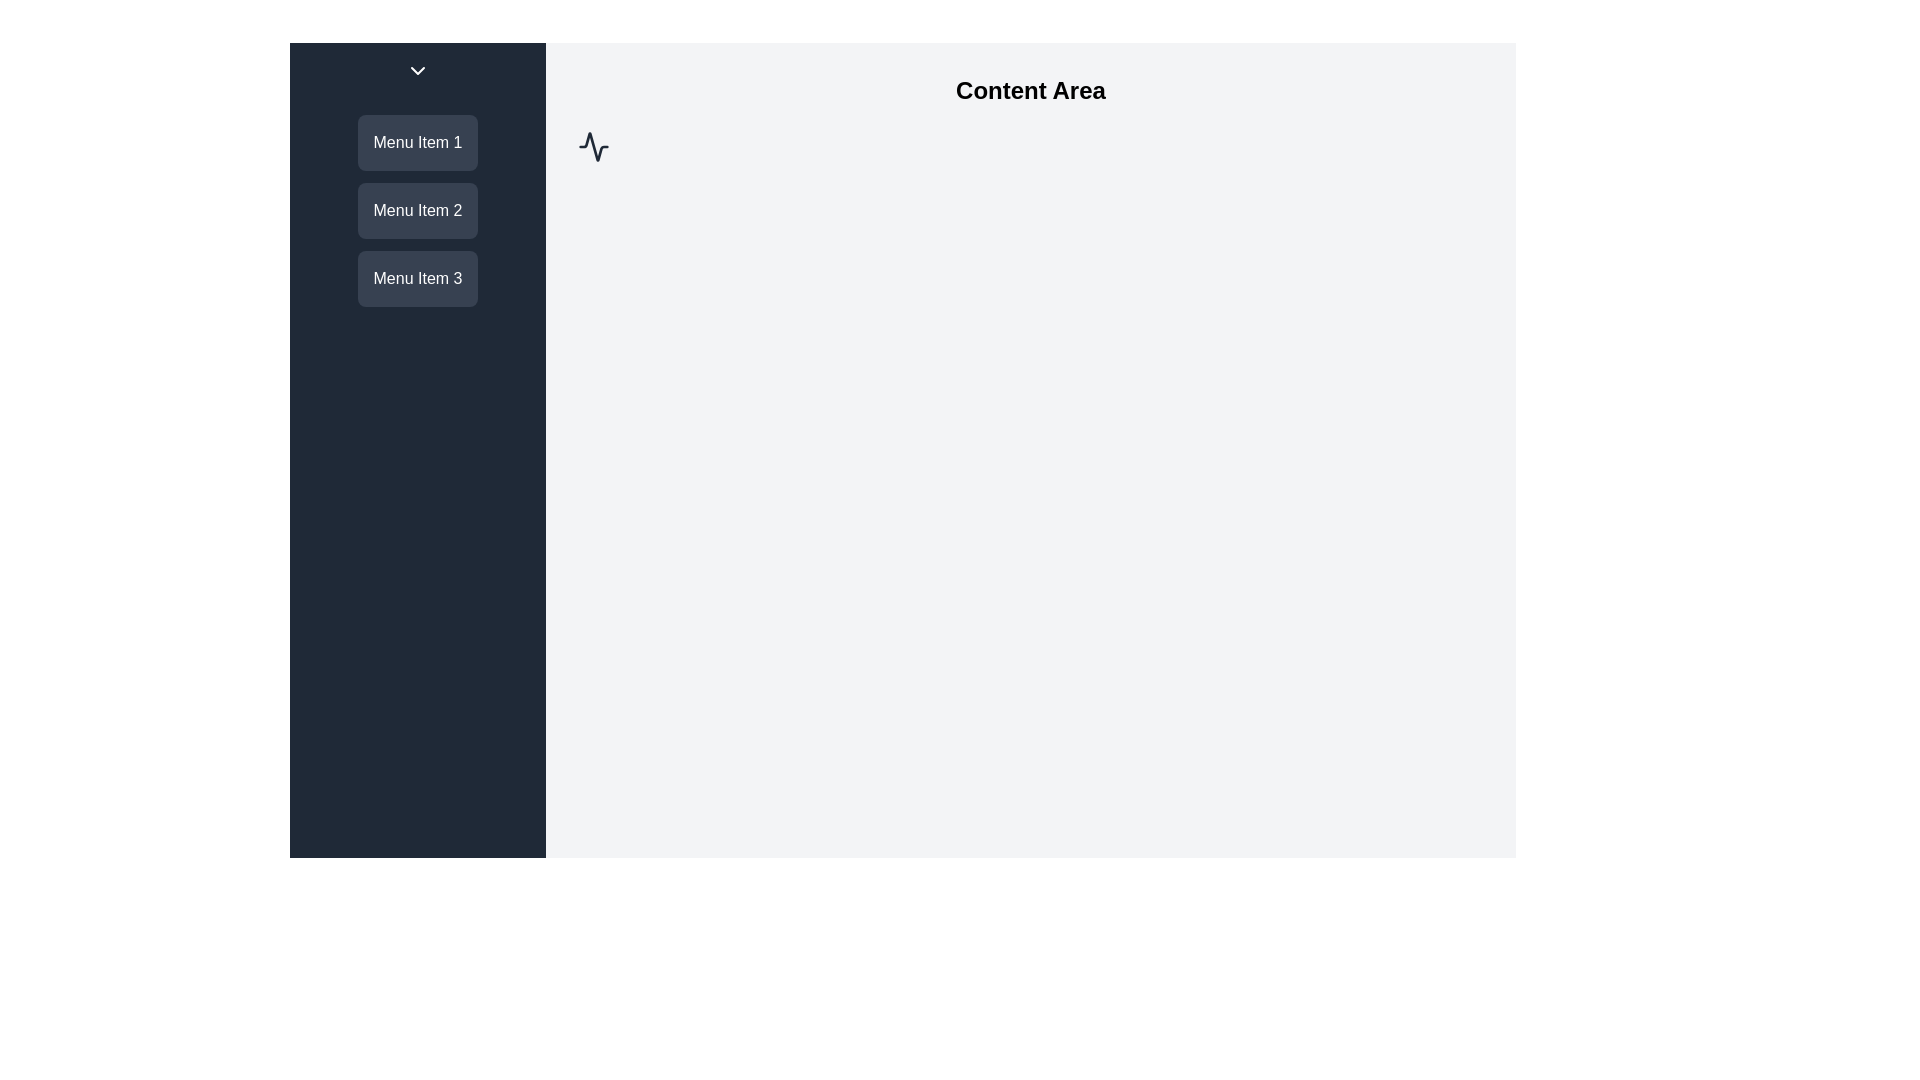 The height and width of the screenshot is (1080, 1920). Describe the element at coordinates (416, 141) in the screenshot. I see `the 'Menu Item 1' button, which is a rectangular button with rounded edges and a gray background, labeled in white text, located in the left sidebar above 'Menu Item 2'` at that location.